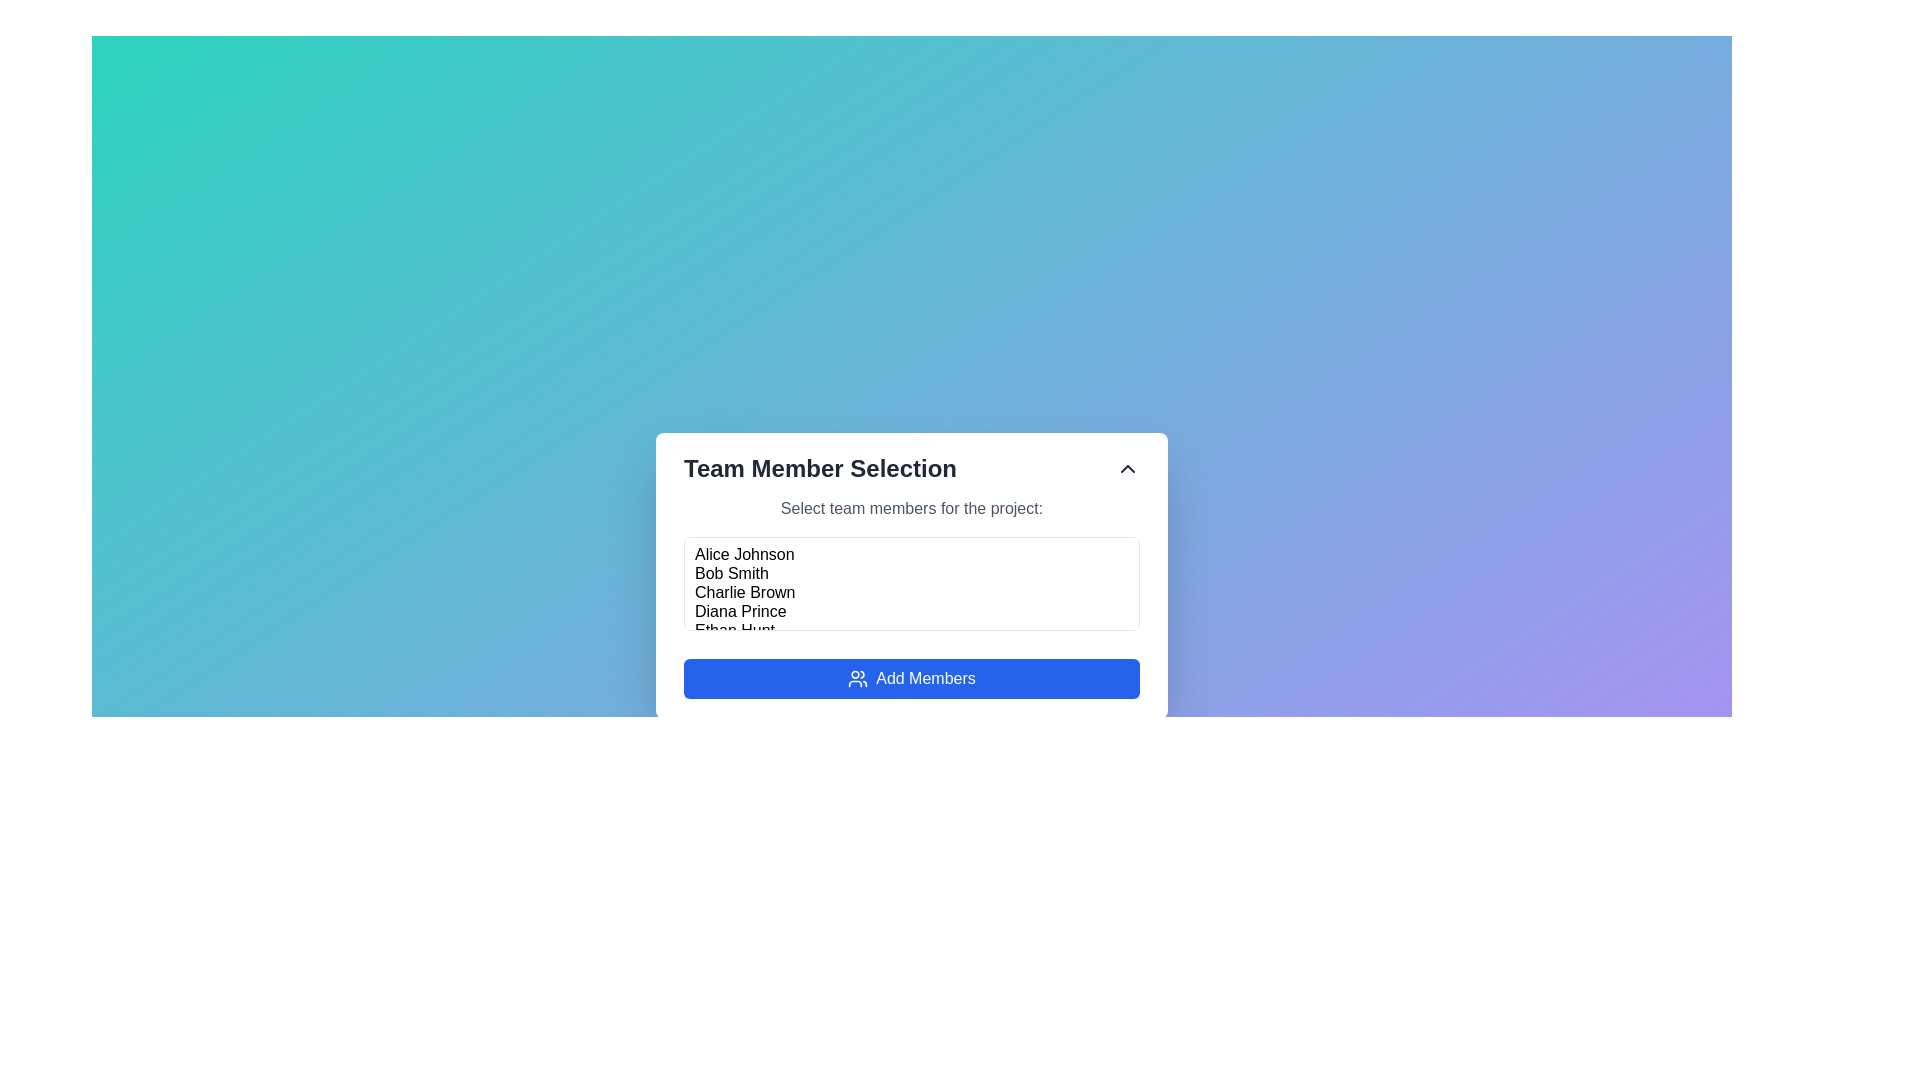 This screenshot has height=1080, width=1920. I want to click on the bold text label 'Team Member Selection' located at the top of the card-like interface within a centered modal window, so click(820, 468).